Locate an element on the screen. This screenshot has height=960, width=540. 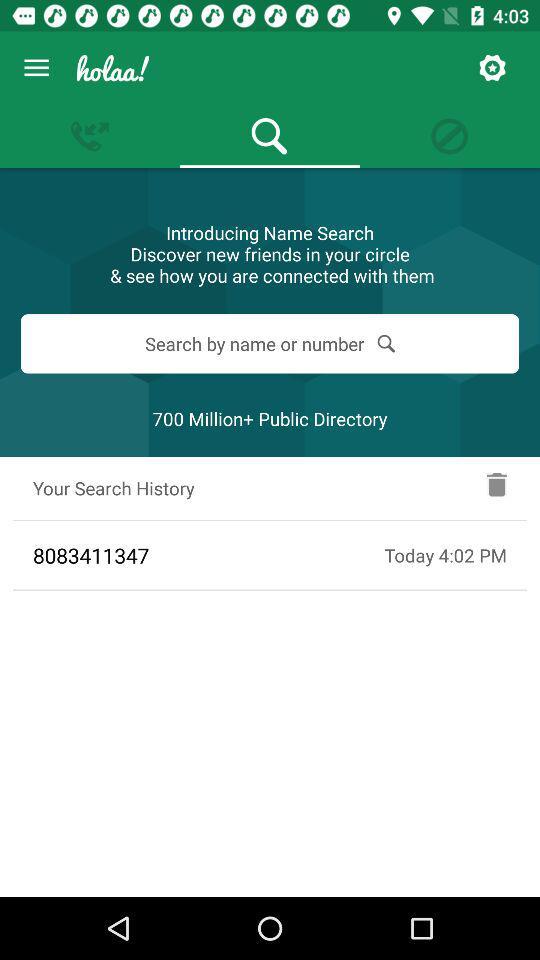
click the setting option is located at coordinates (491, 68).